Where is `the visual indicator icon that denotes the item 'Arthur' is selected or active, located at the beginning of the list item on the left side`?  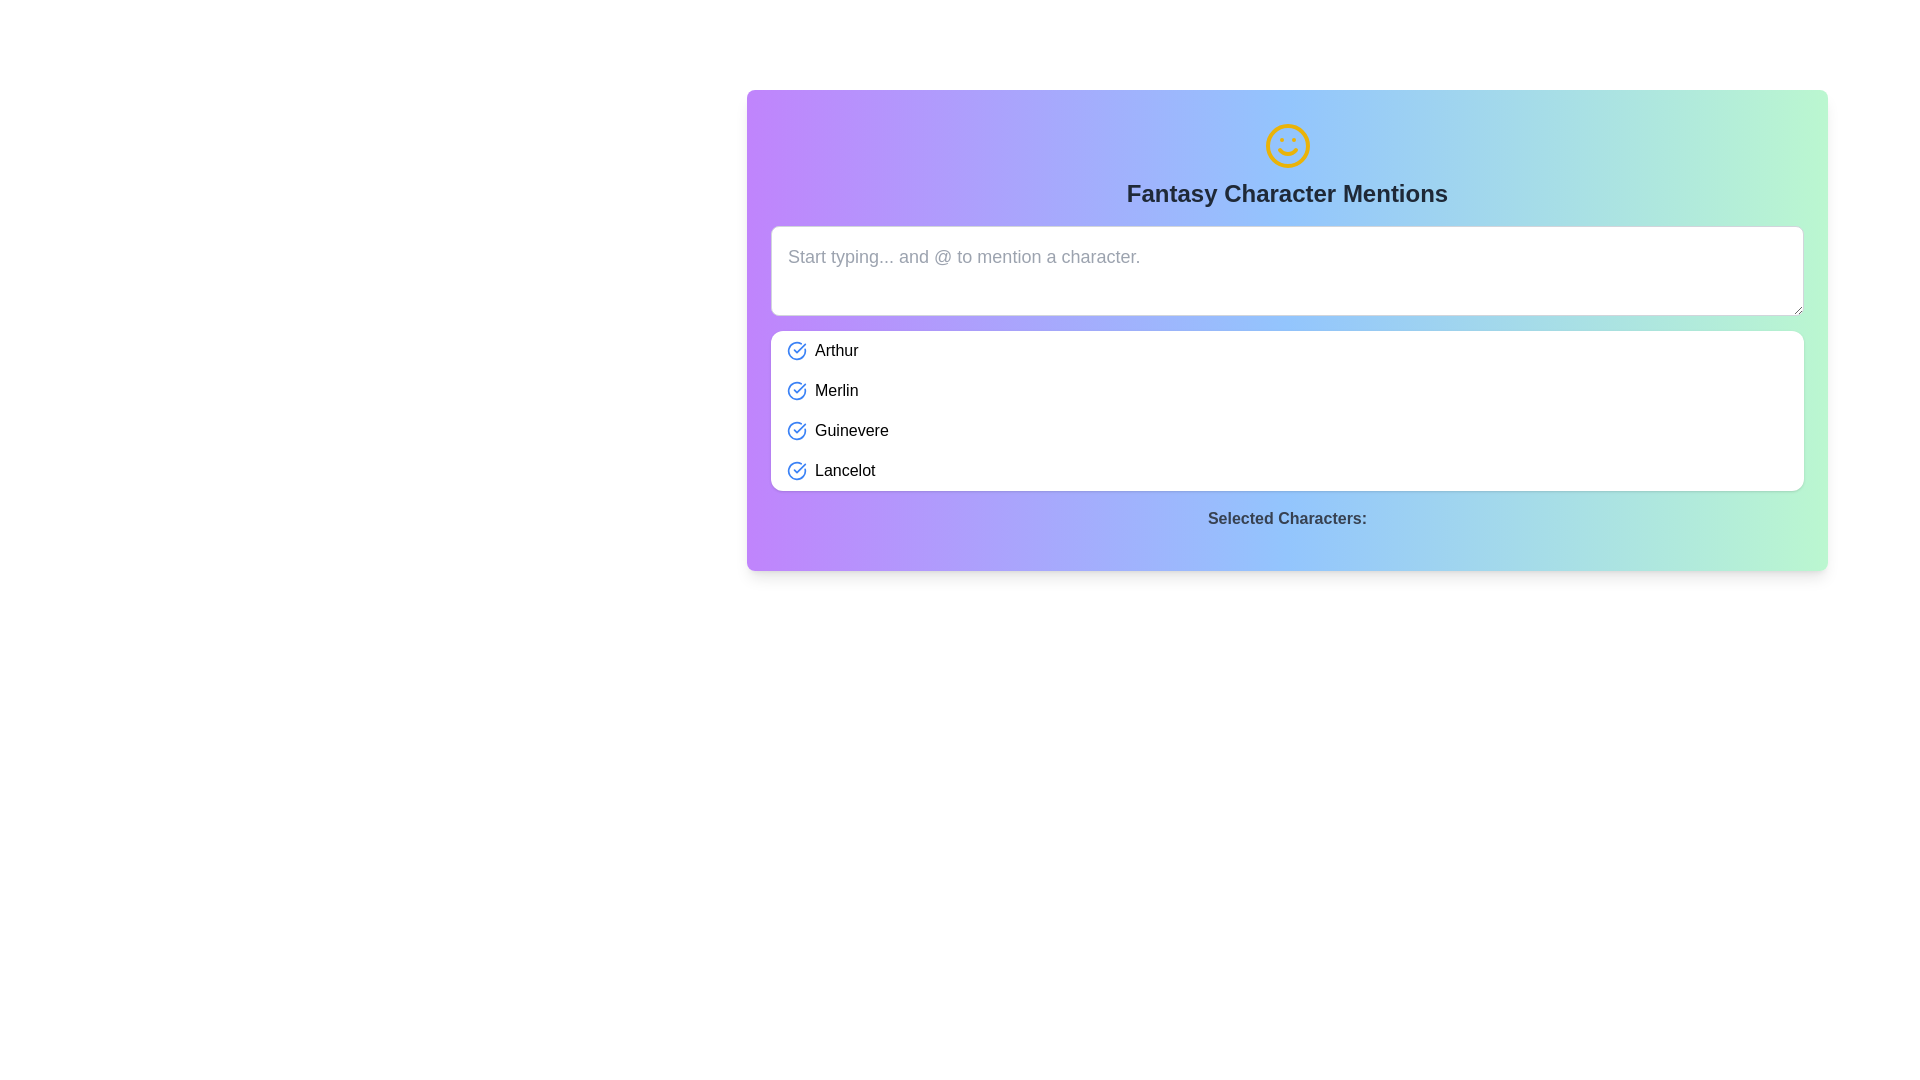 the visual indicator icon that denotes the item 'Arthur' is selected or active, located at the beginning of the list item on the left side is located at coordinates (795, 350).